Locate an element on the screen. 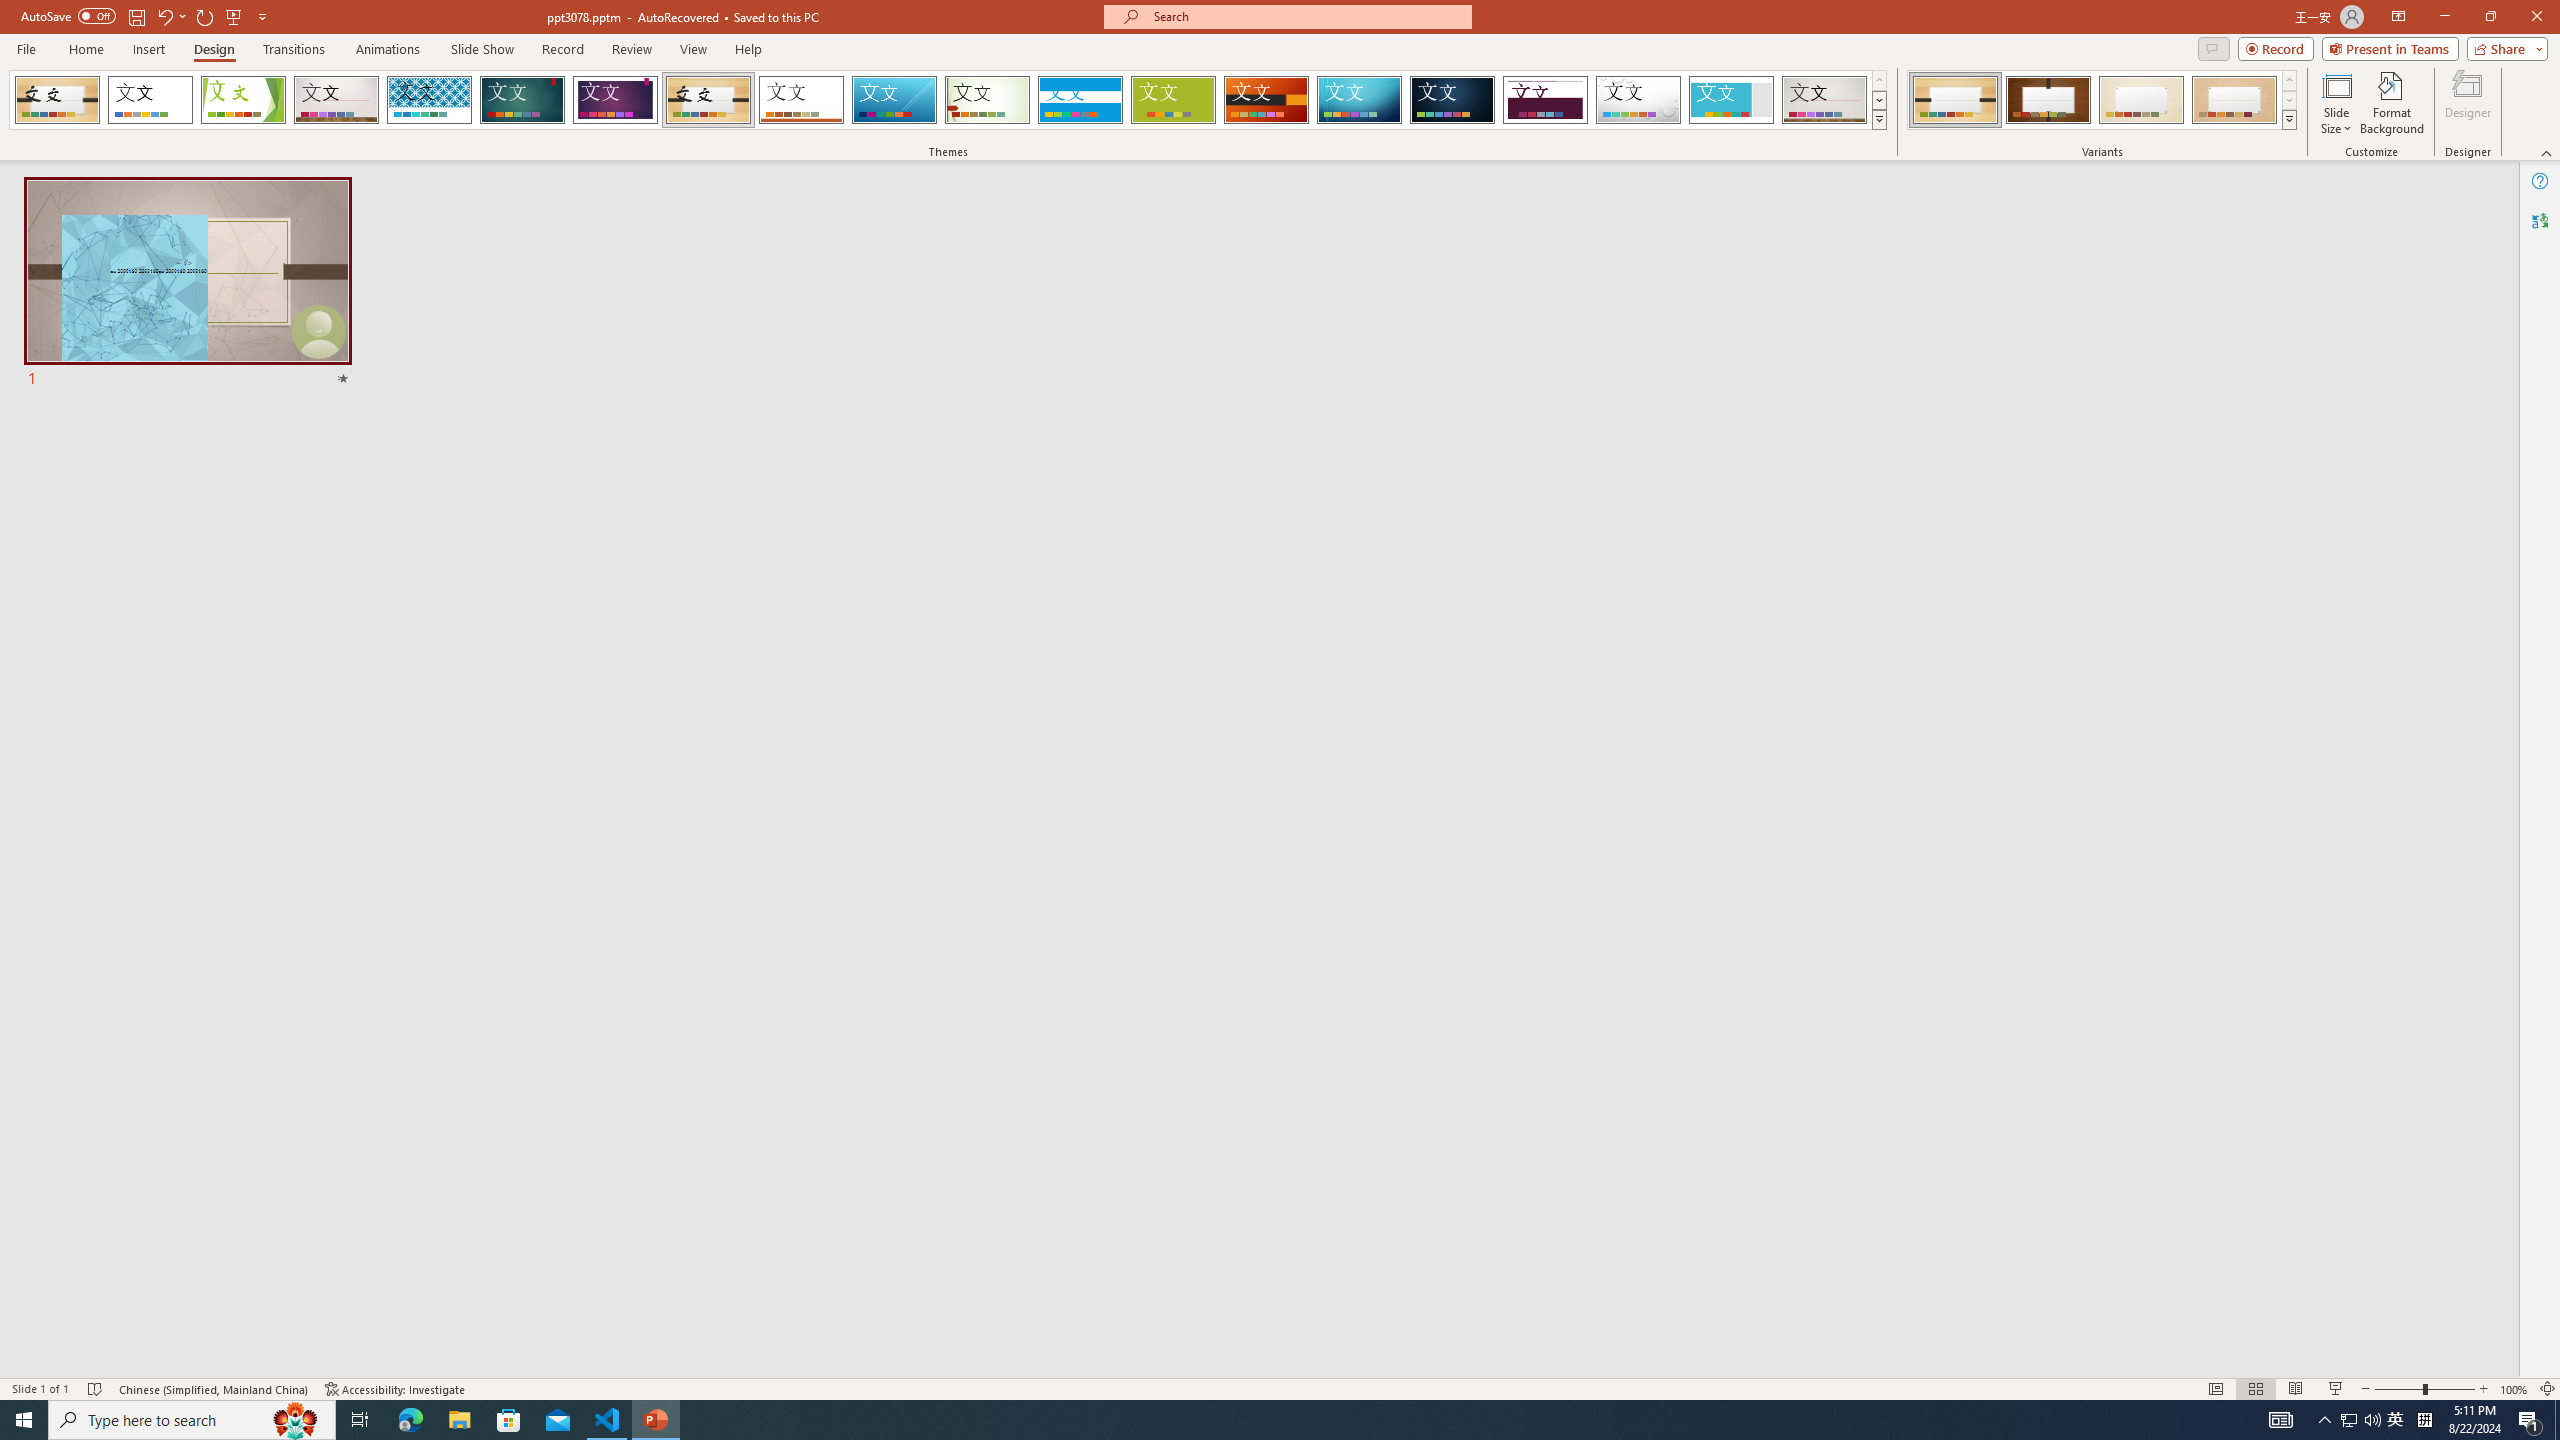 Image resolution: width=2560 pixels, height=1440 pixels. 'Office Theme' is located at coordinates (150, 99).